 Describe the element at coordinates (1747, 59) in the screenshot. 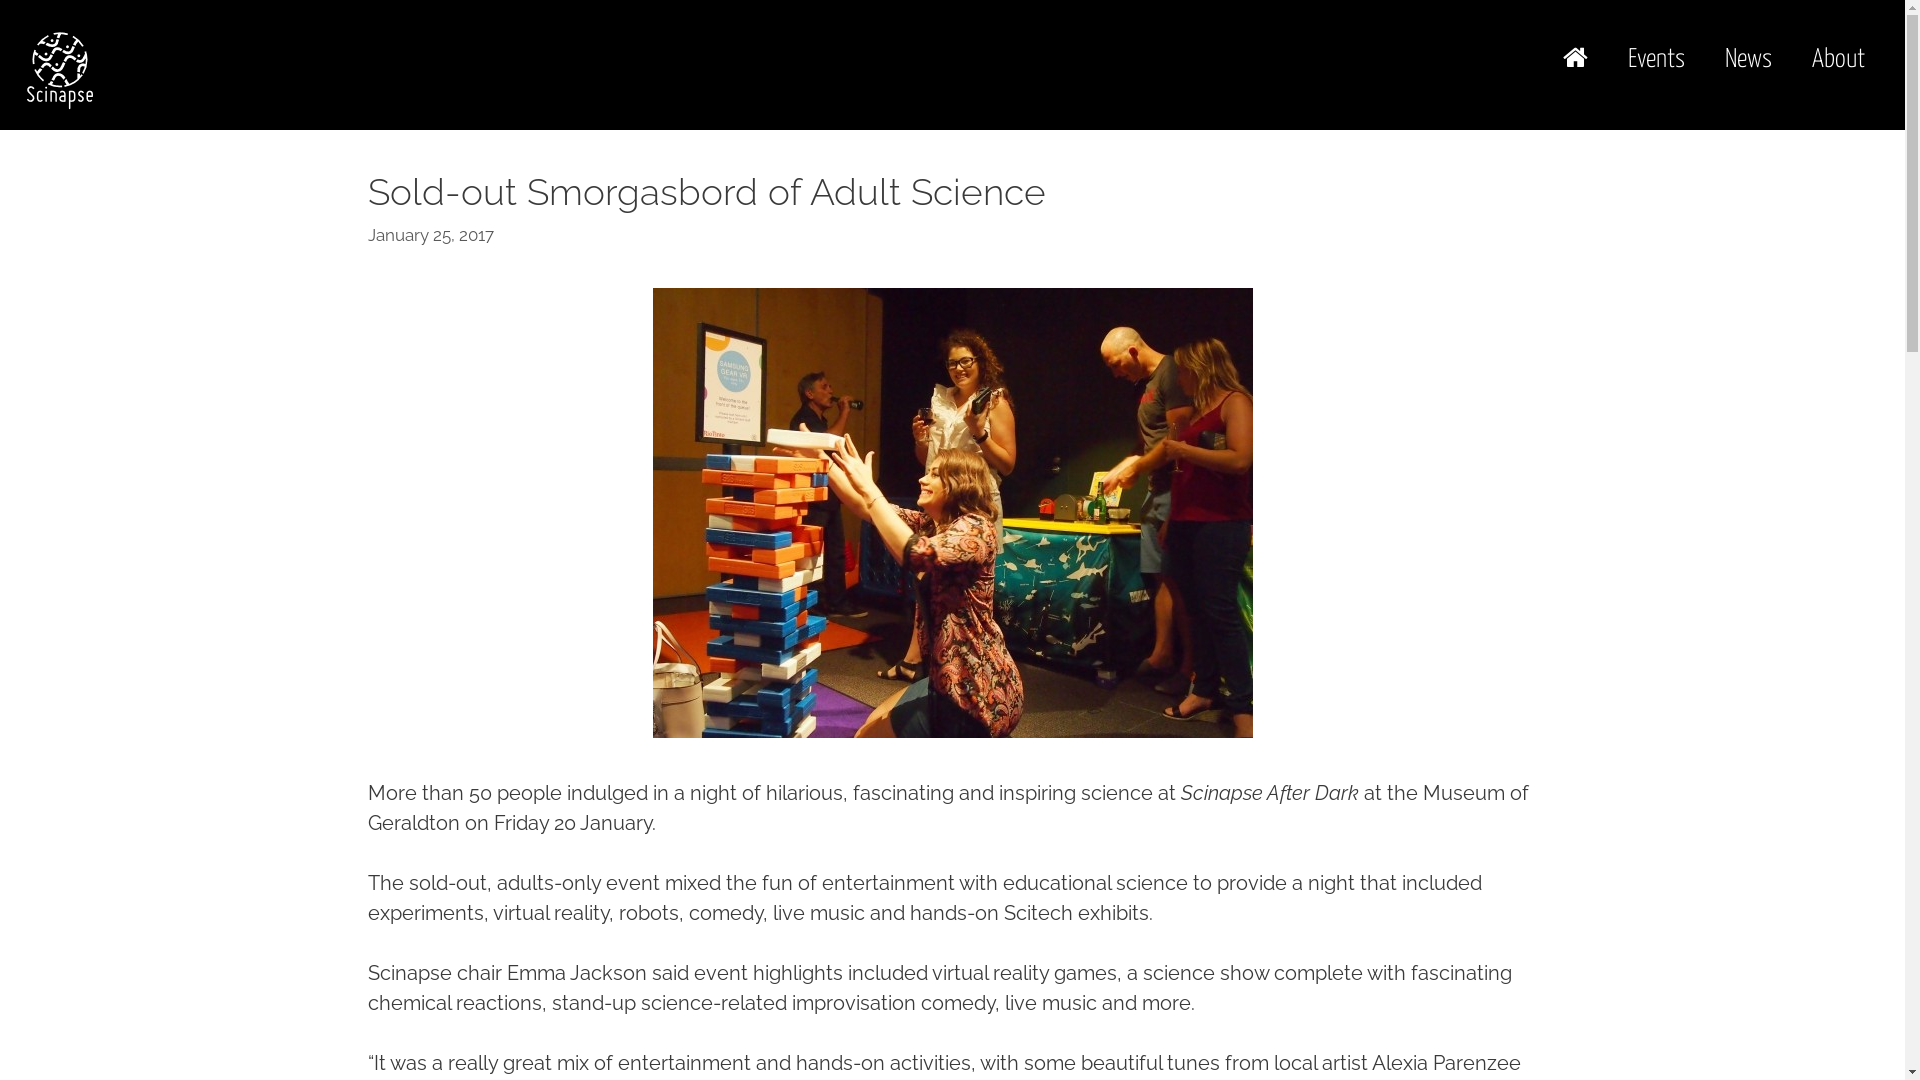

I see `'News'` at that location.